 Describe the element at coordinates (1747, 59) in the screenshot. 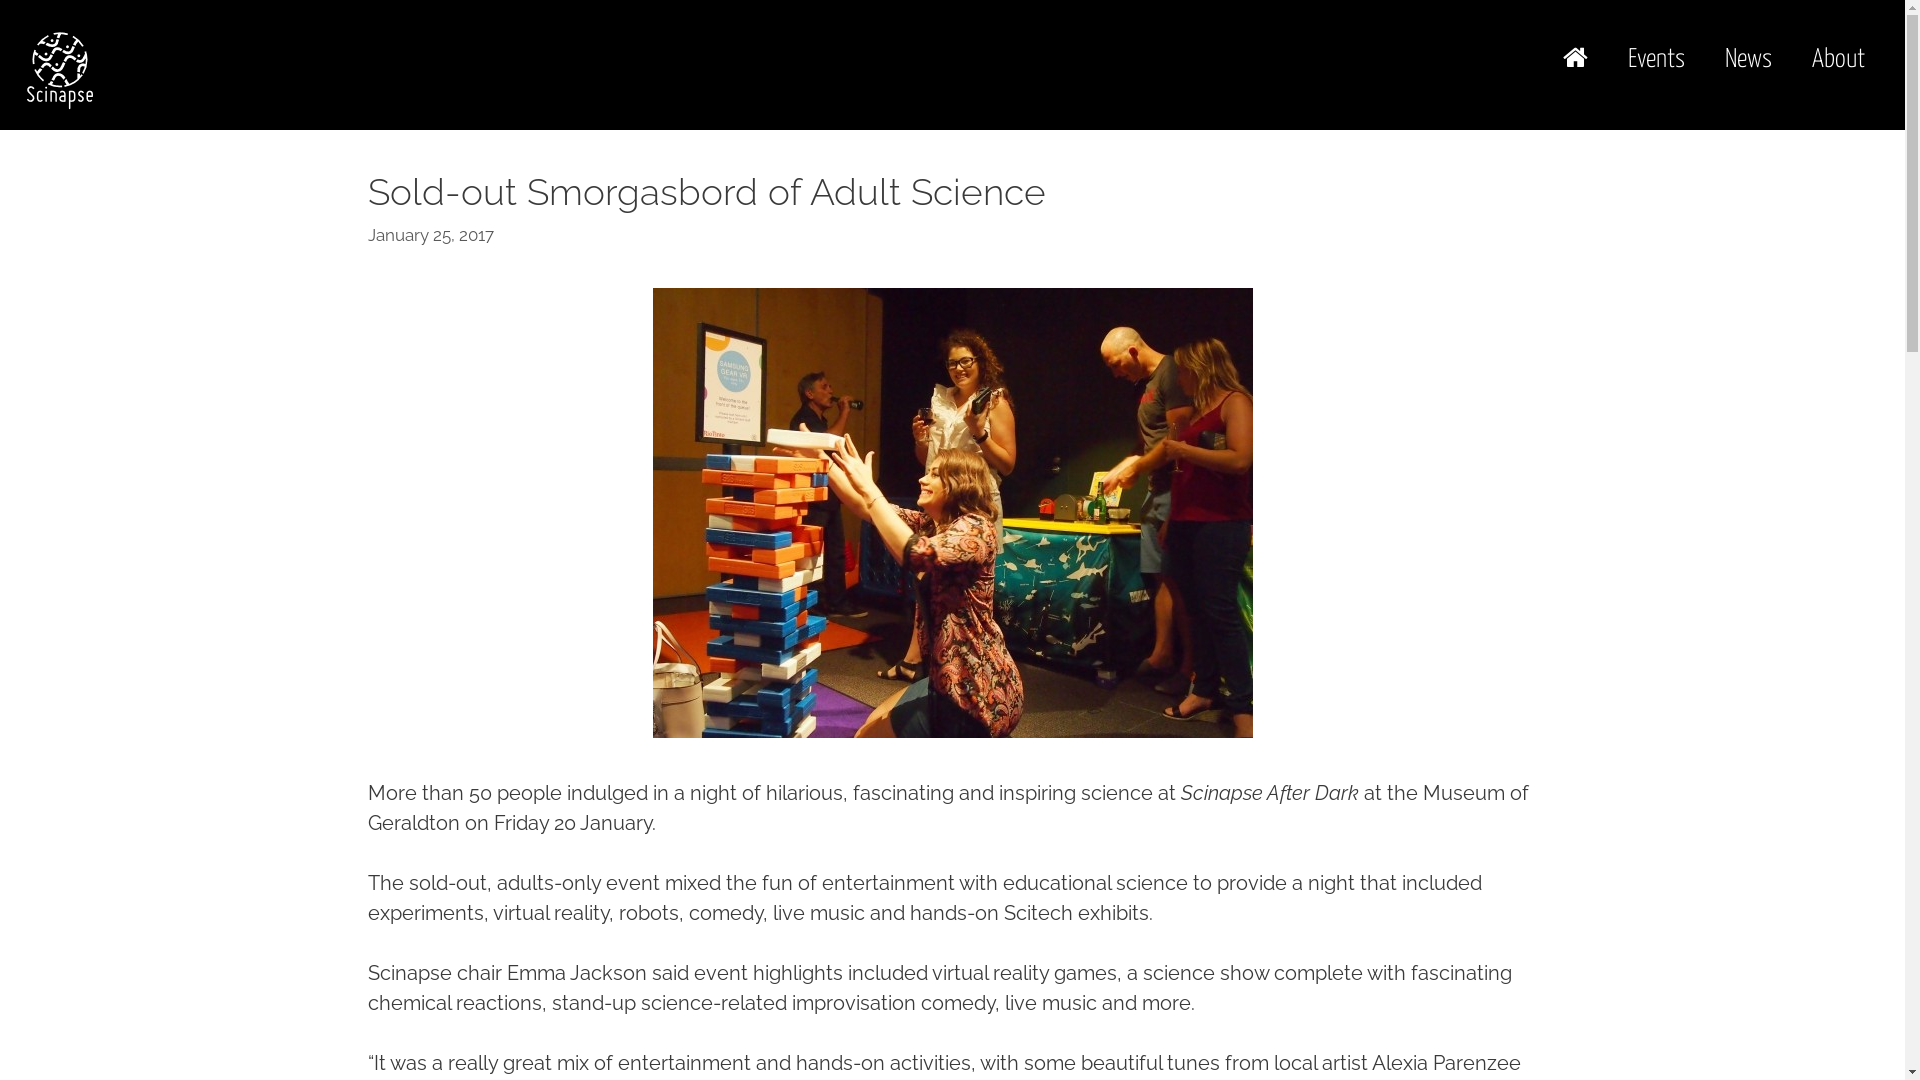

I see `'News'` at that location.